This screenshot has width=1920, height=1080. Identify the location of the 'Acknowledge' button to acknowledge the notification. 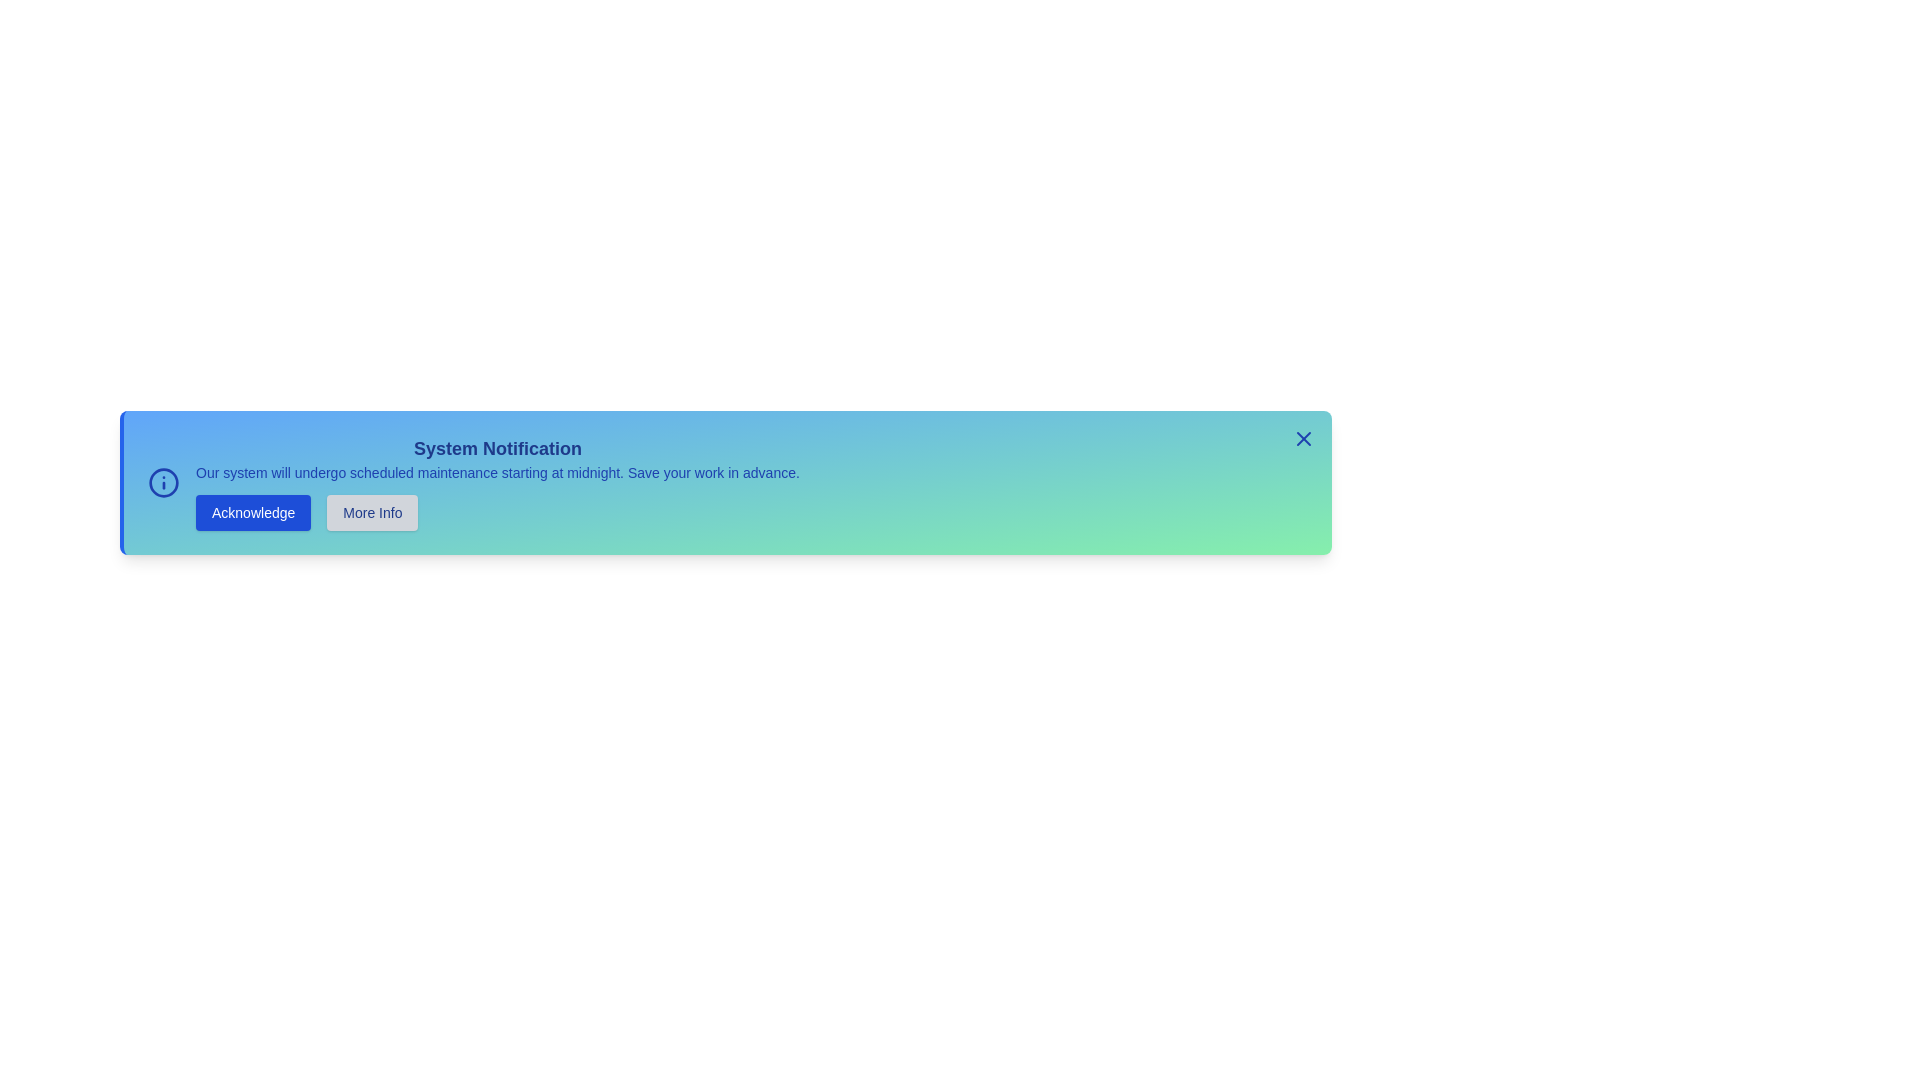
(252, 512).